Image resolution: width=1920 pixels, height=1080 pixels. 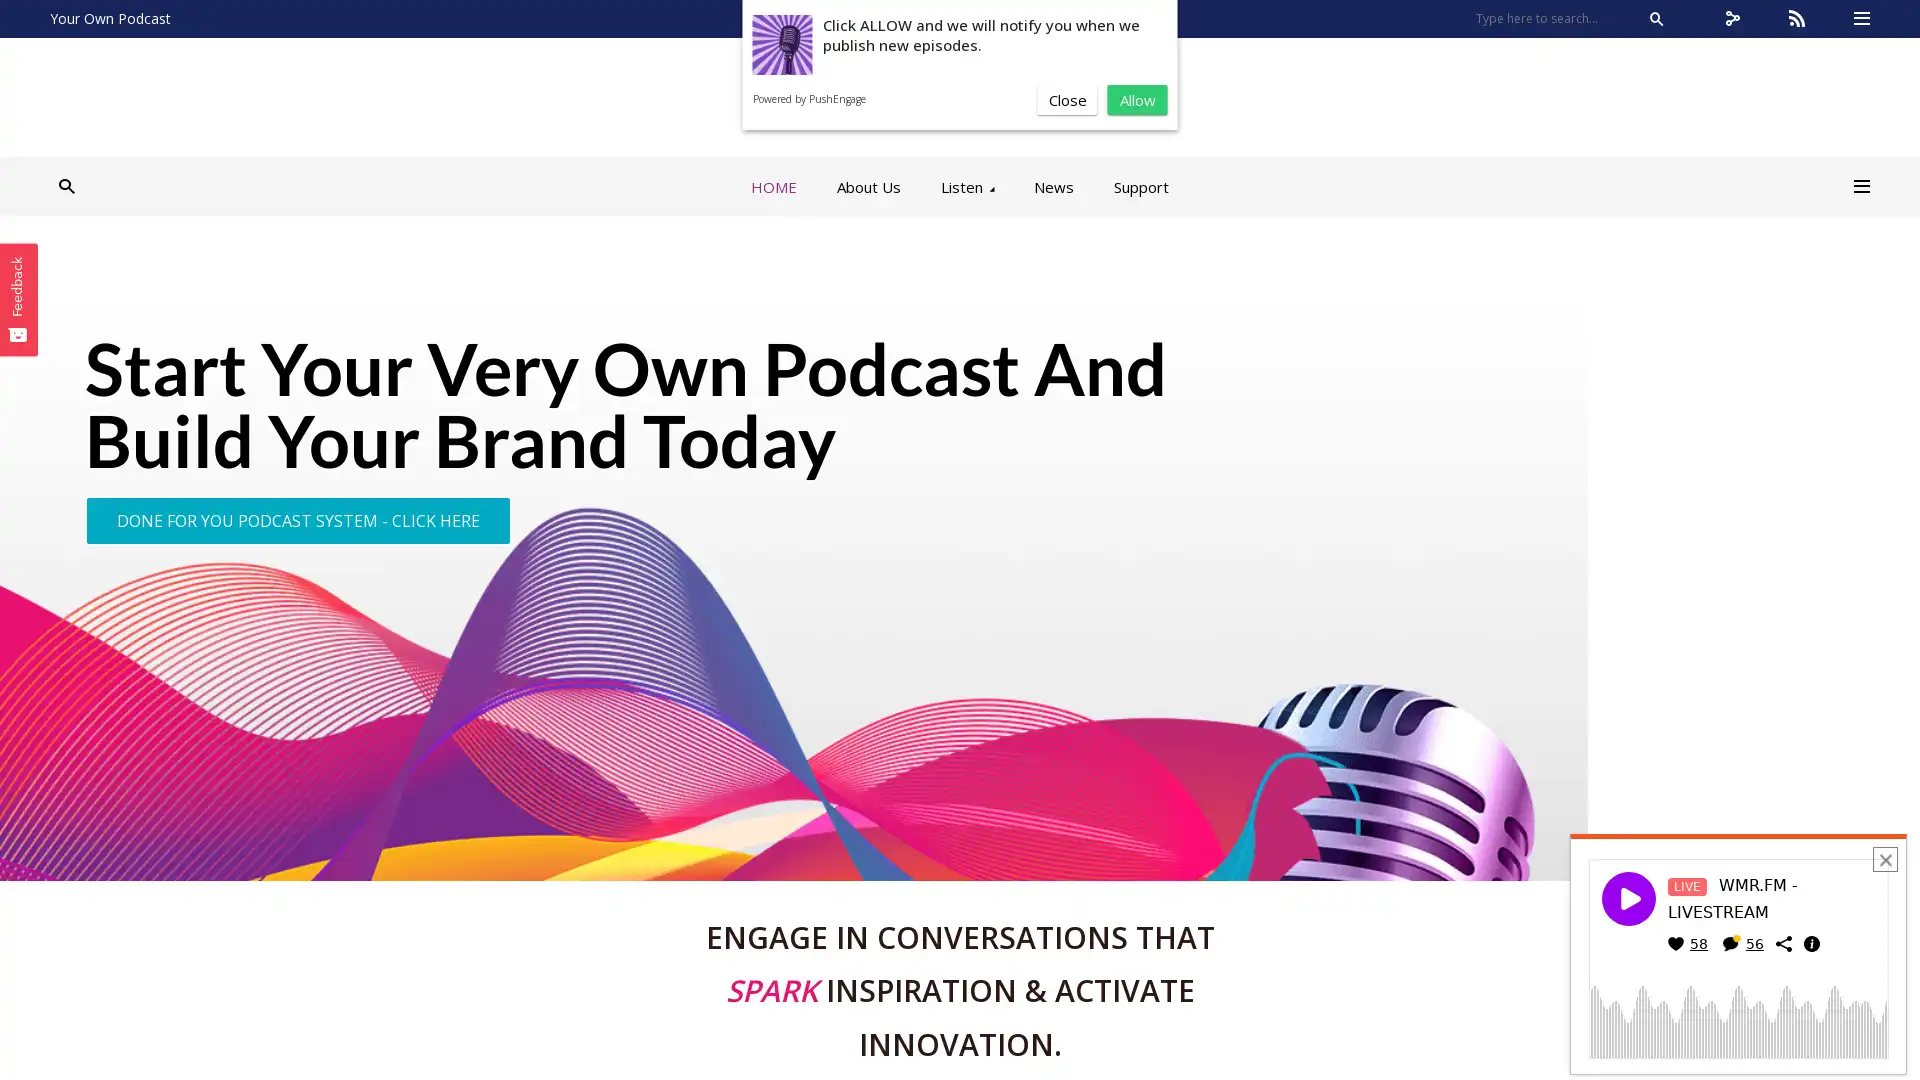 I want to click on DONE FOR YOU PODCAST SYSTEM - CLICK HERE, so click(x=297, y=519).